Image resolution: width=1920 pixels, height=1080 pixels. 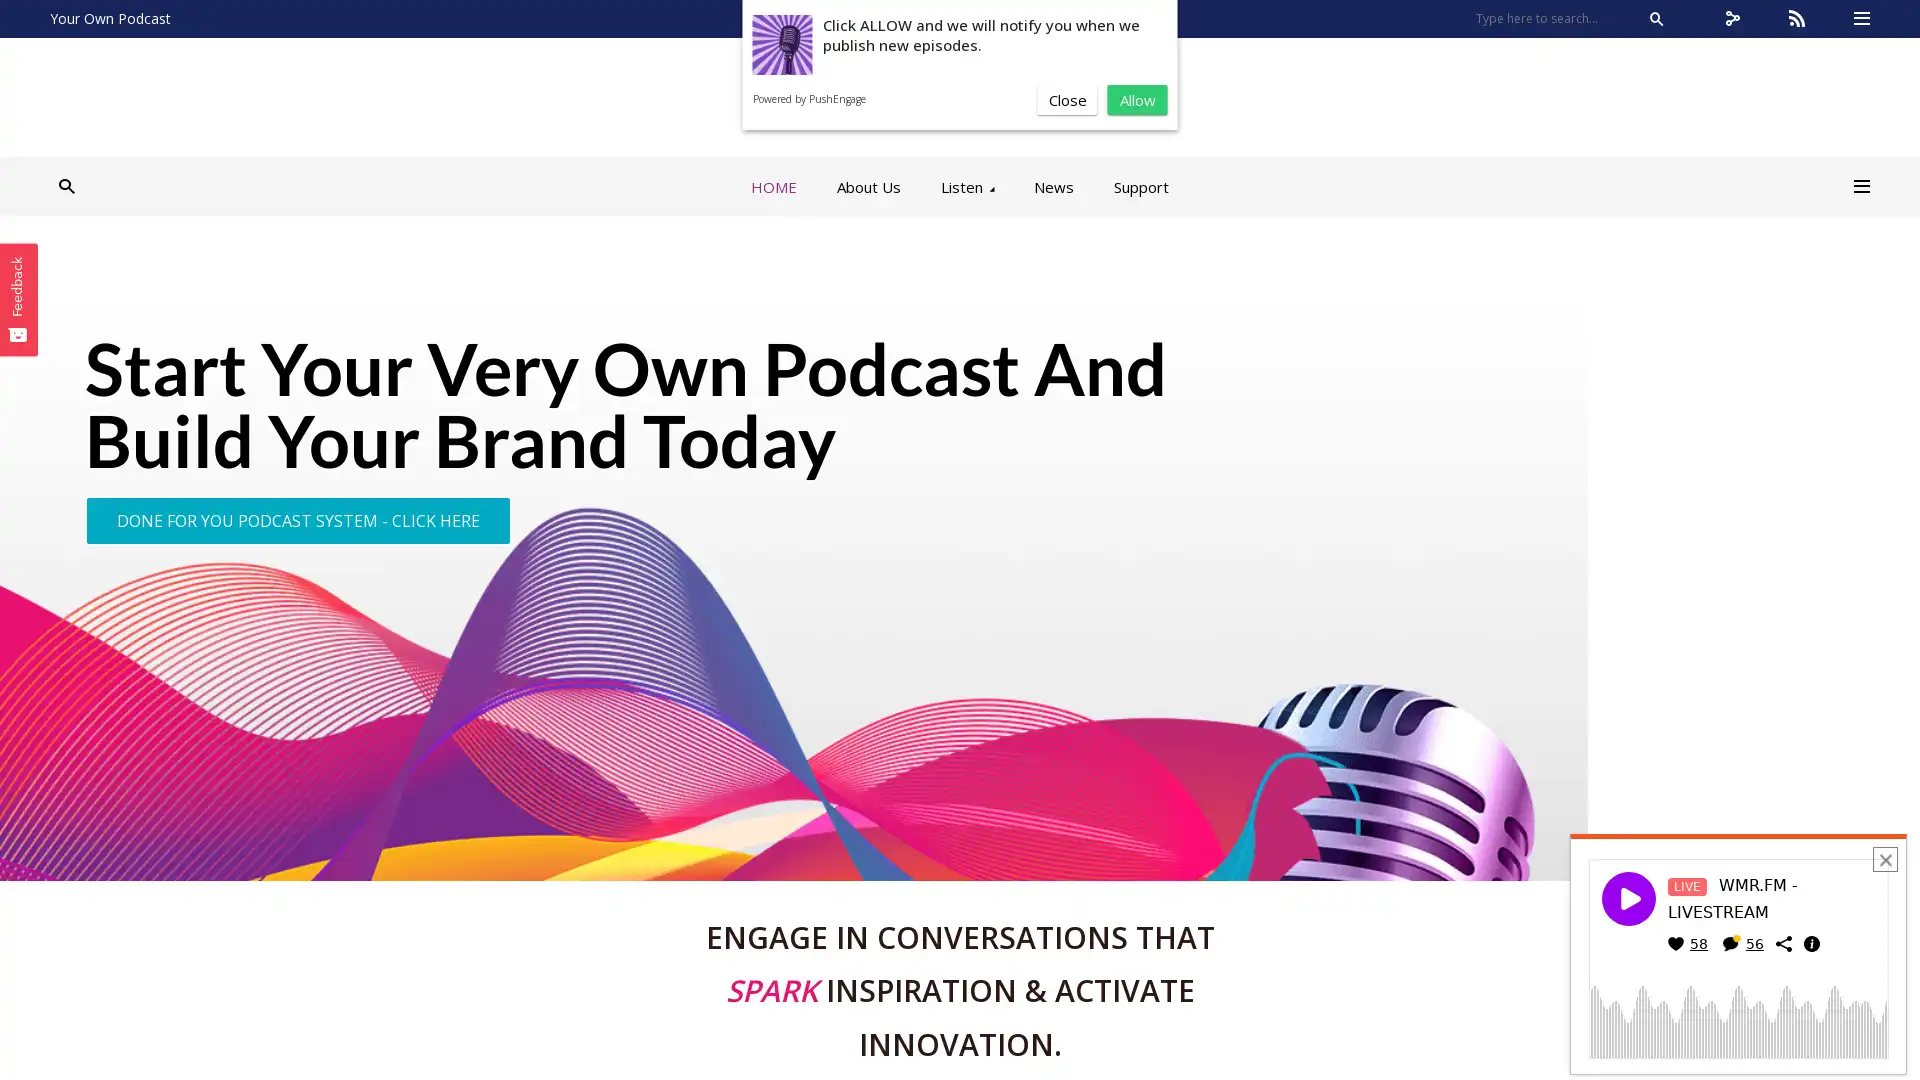 I want to click on DONE FOR YOU PODCAST SYSTEM - CLICK HERE, so click(x=297, y=519).